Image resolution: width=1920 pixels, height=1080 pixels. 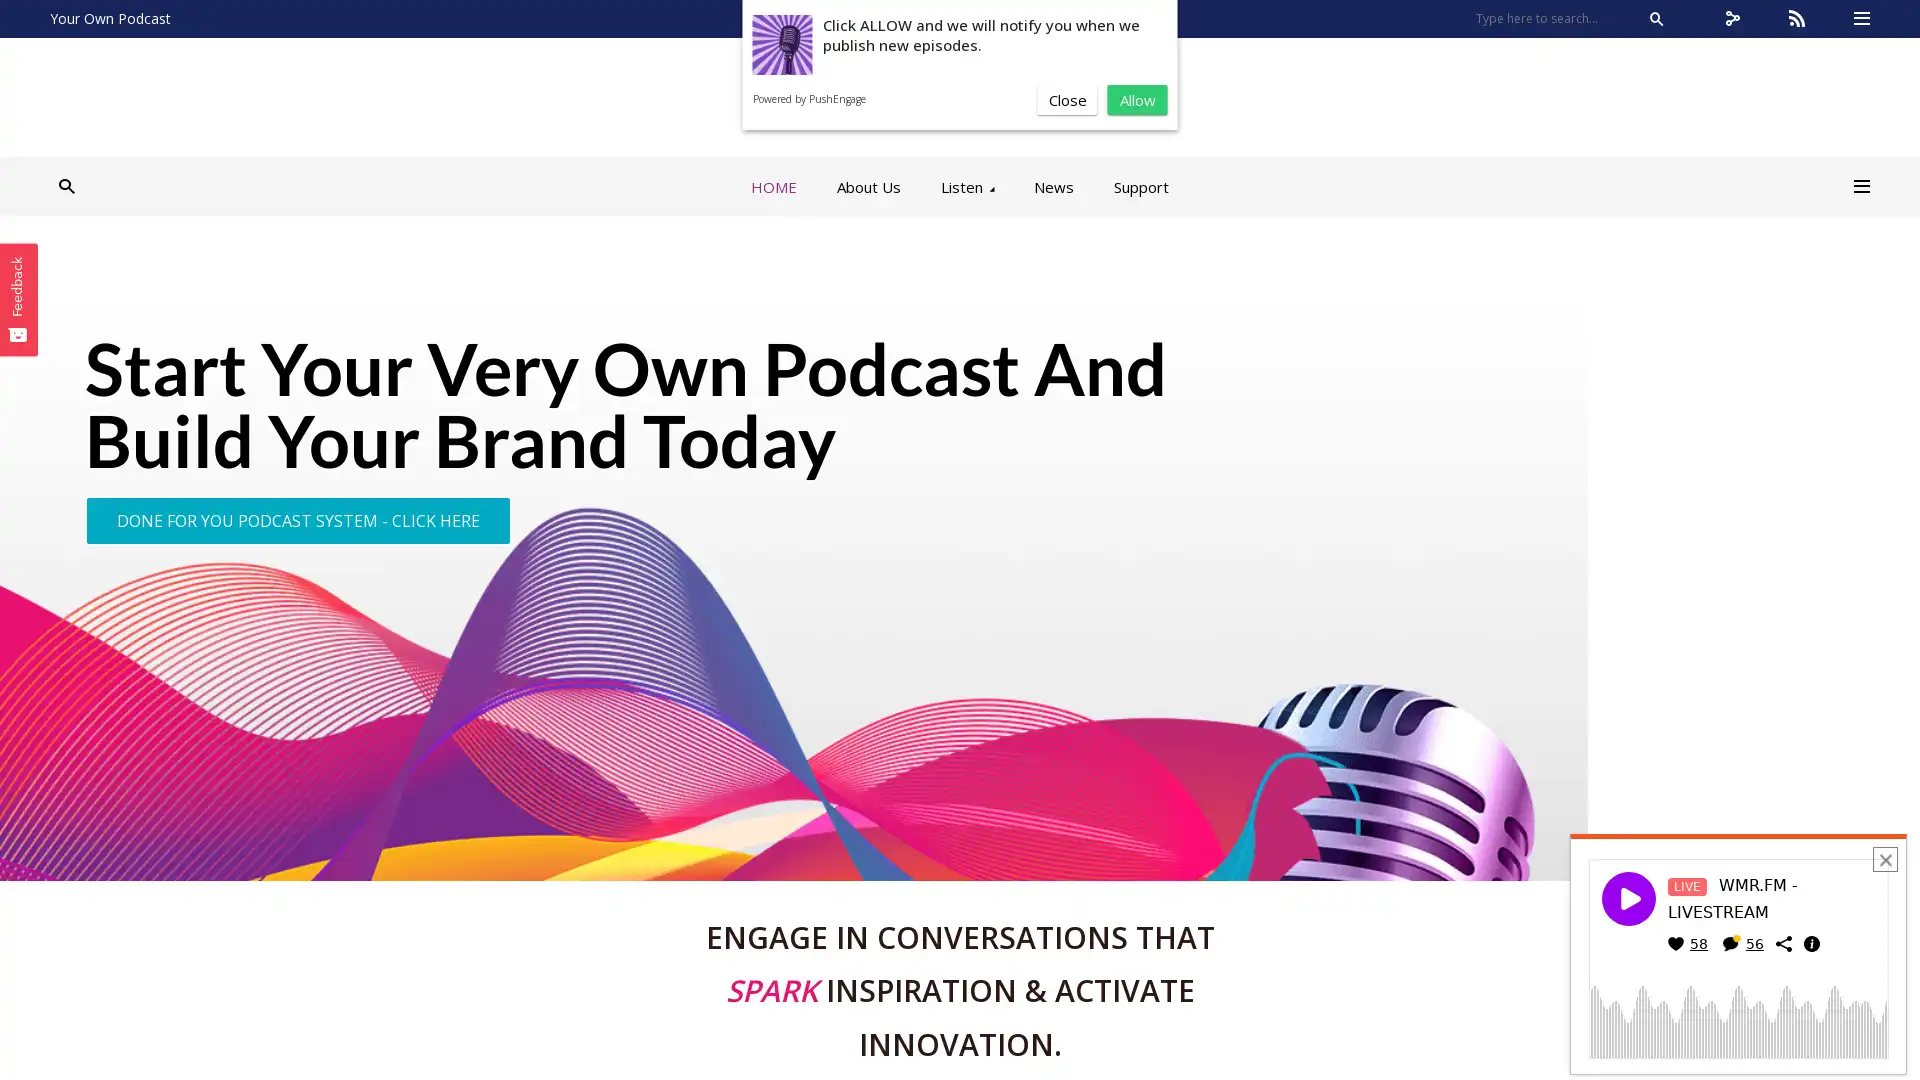 I want to click on DONE FOR YOU PODCAST SYSTEM - CLICK HERE, so click(x=297, y=519).